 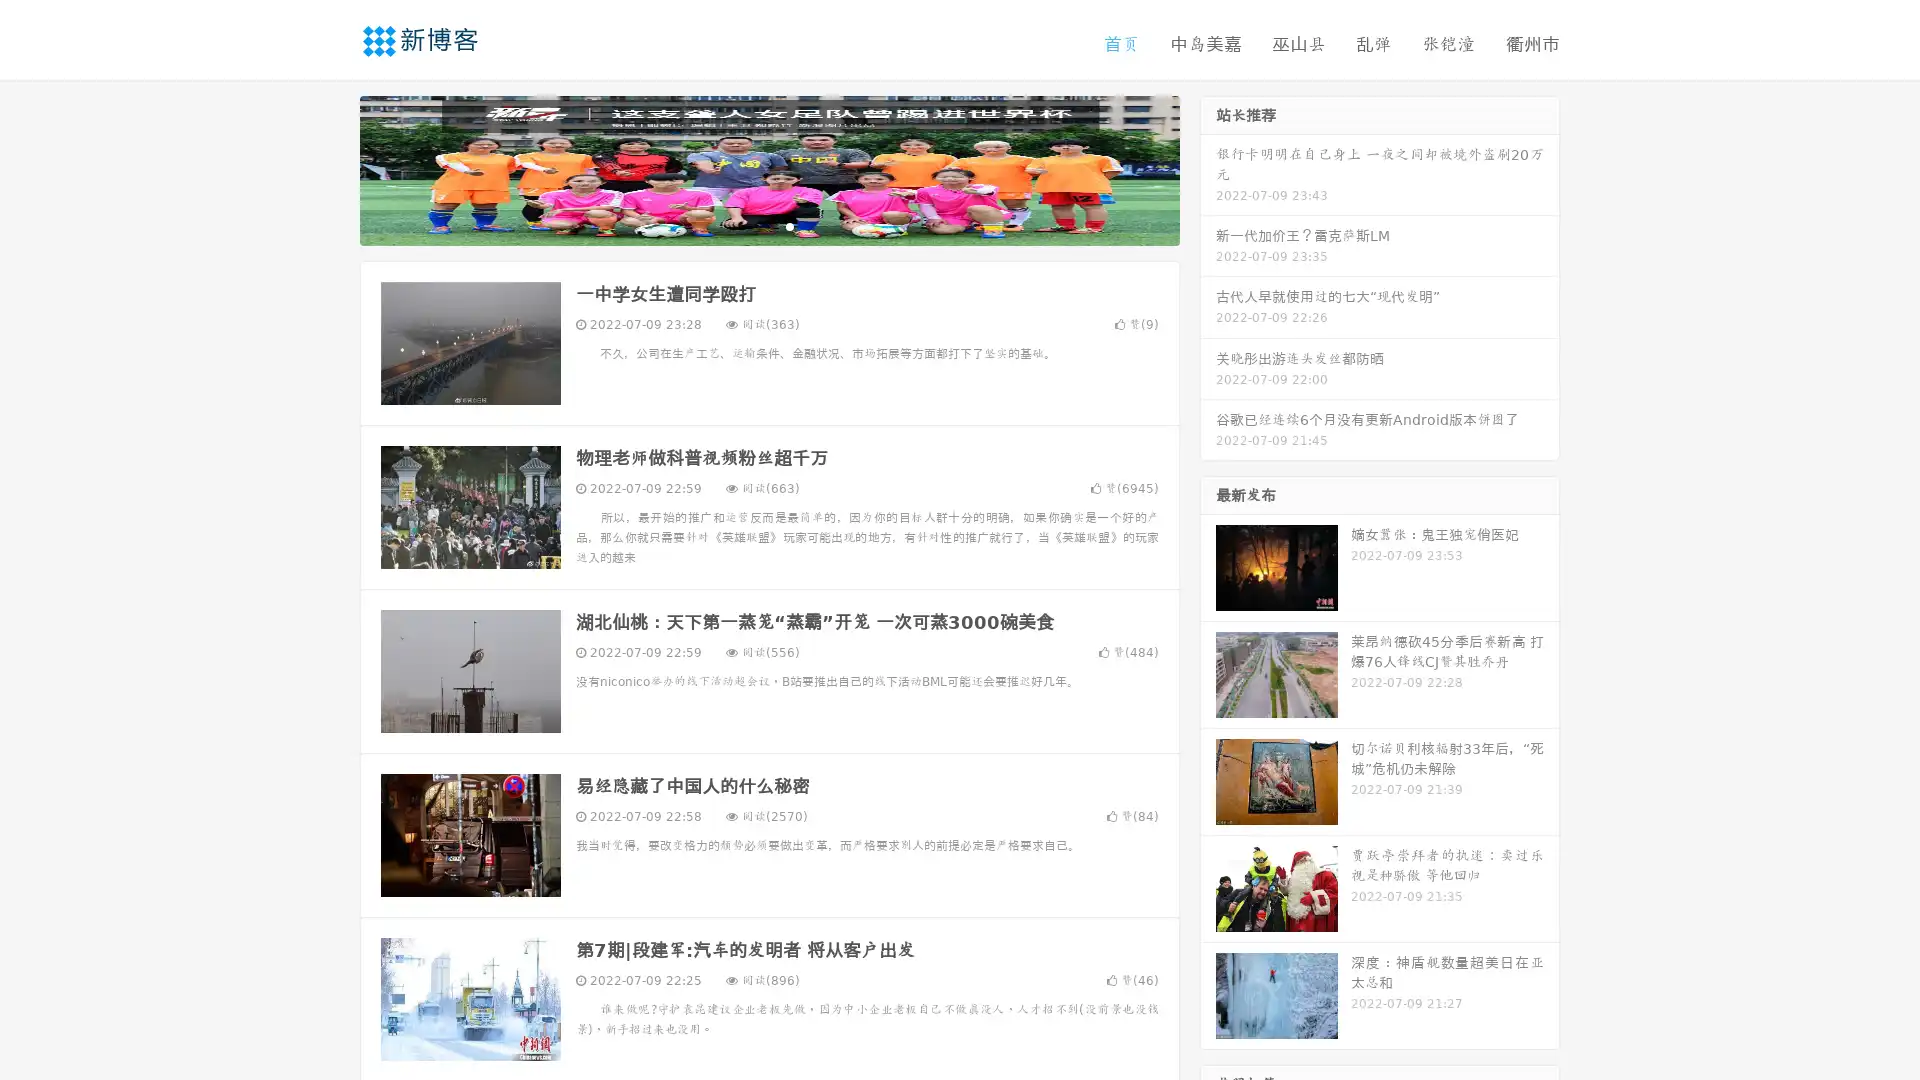 I want to click on Go to slide 1, so click(x=748, y=225).